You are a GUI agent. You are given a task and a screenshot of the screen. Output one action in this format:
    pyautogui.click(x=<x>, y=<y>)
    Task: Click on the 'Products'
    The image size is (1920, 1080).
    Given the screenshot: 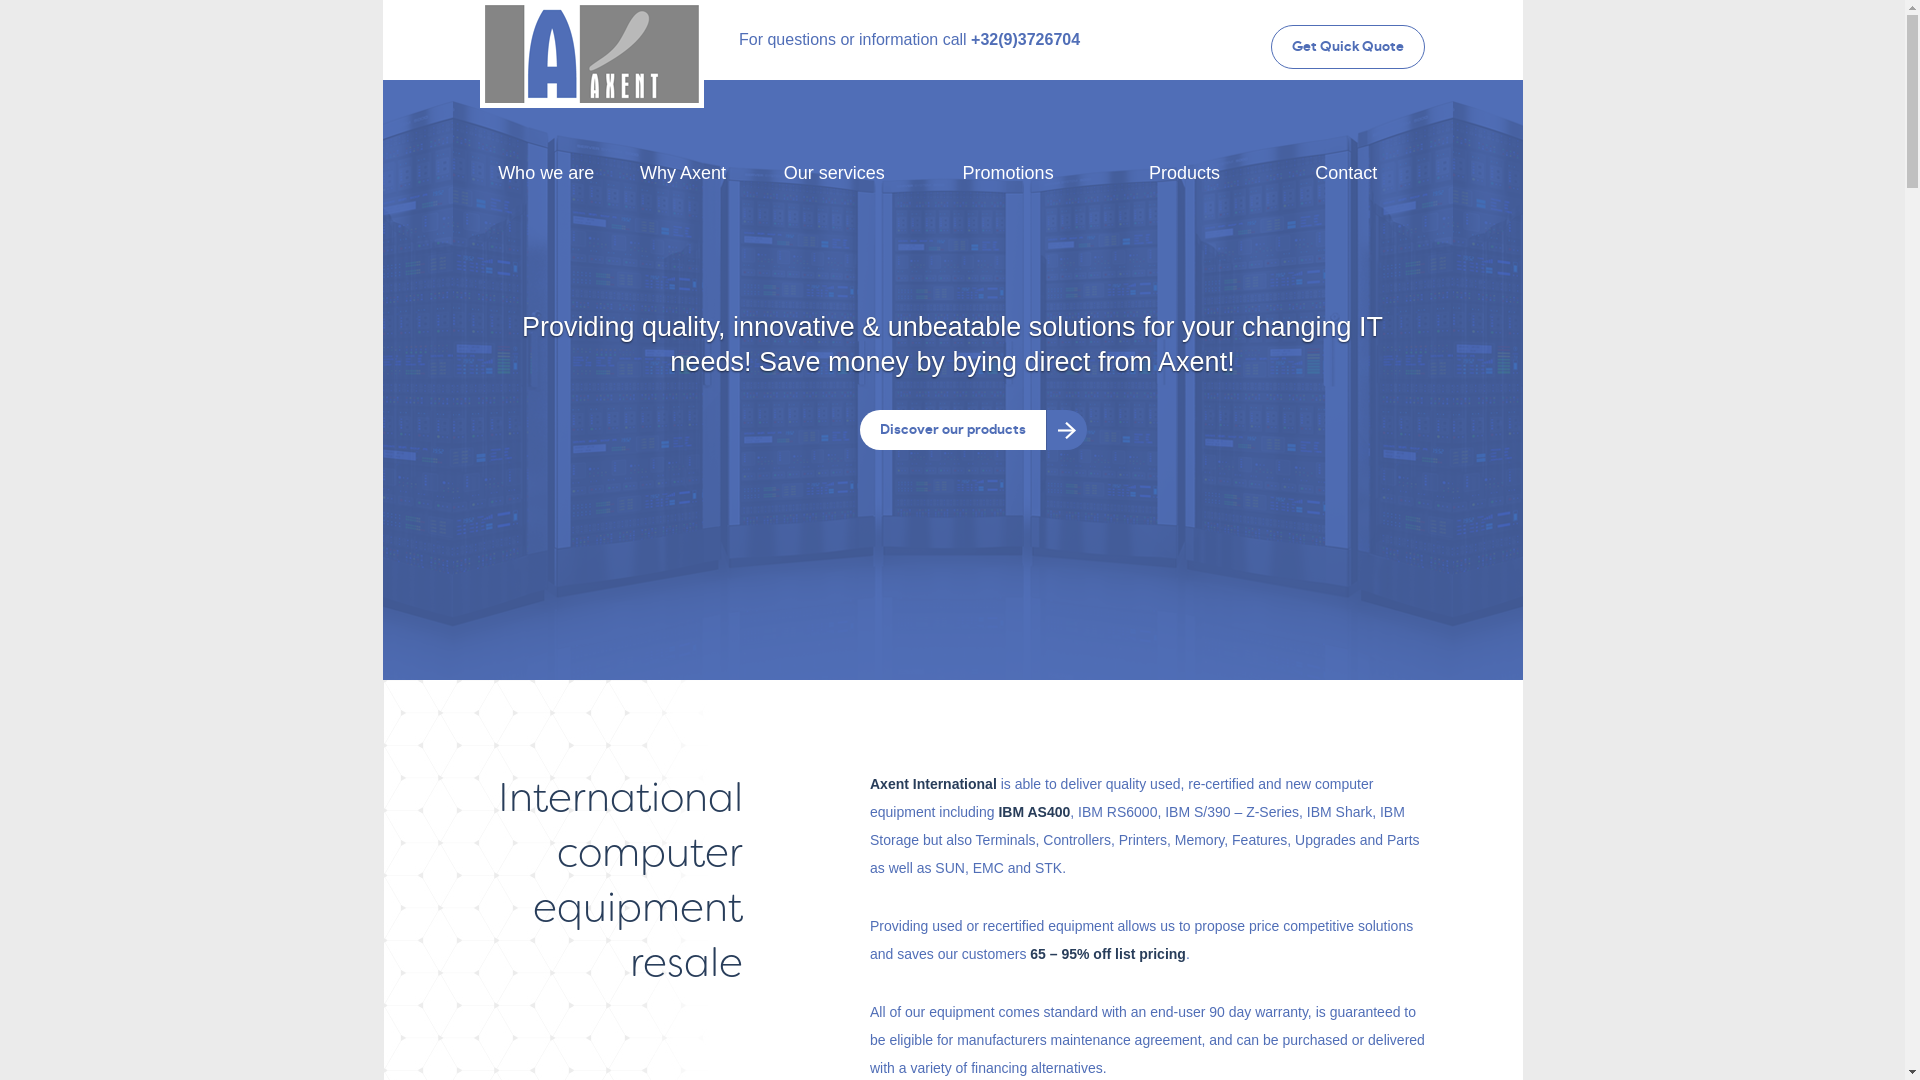 What is the action you would take?
    pyautogui.click(x=1184, y=172)
    